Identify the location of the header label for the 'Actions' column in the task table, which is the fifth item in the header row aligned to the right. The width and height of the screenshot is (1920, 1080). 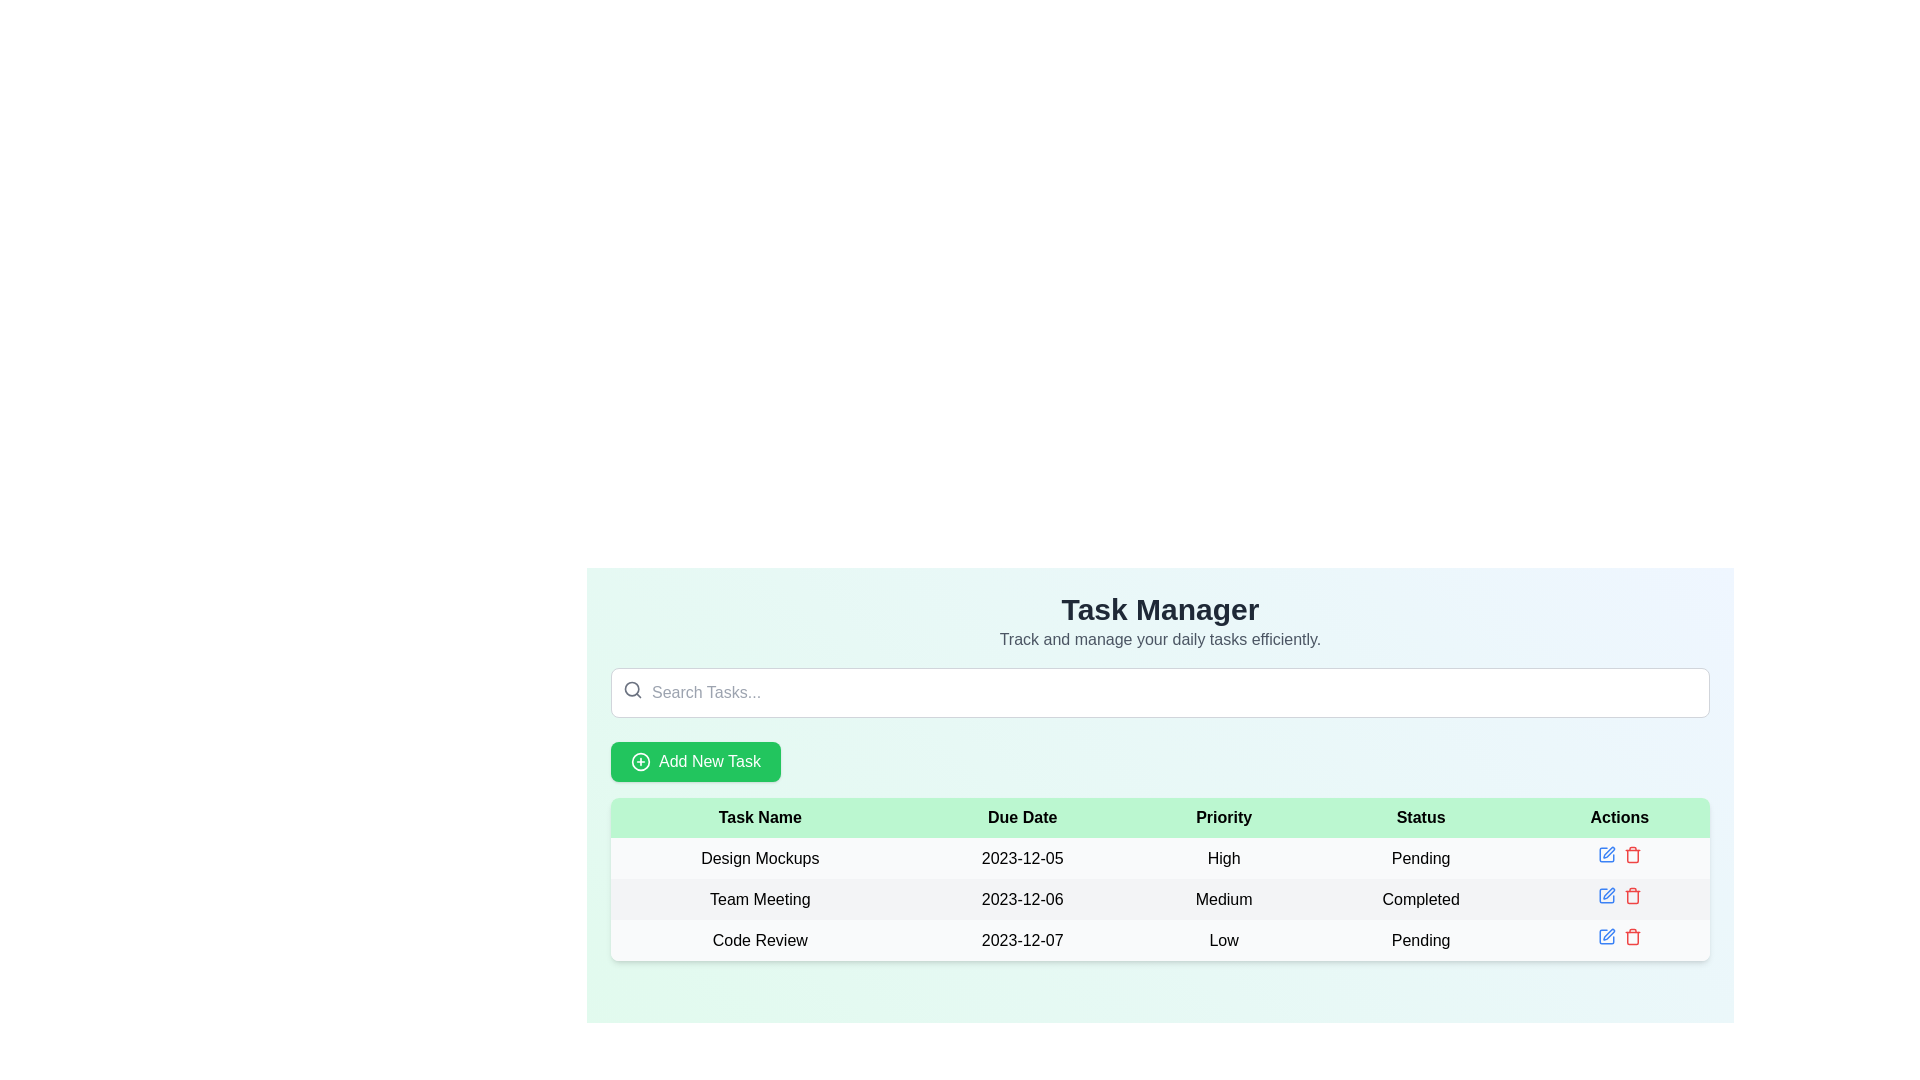
(1619, 817).